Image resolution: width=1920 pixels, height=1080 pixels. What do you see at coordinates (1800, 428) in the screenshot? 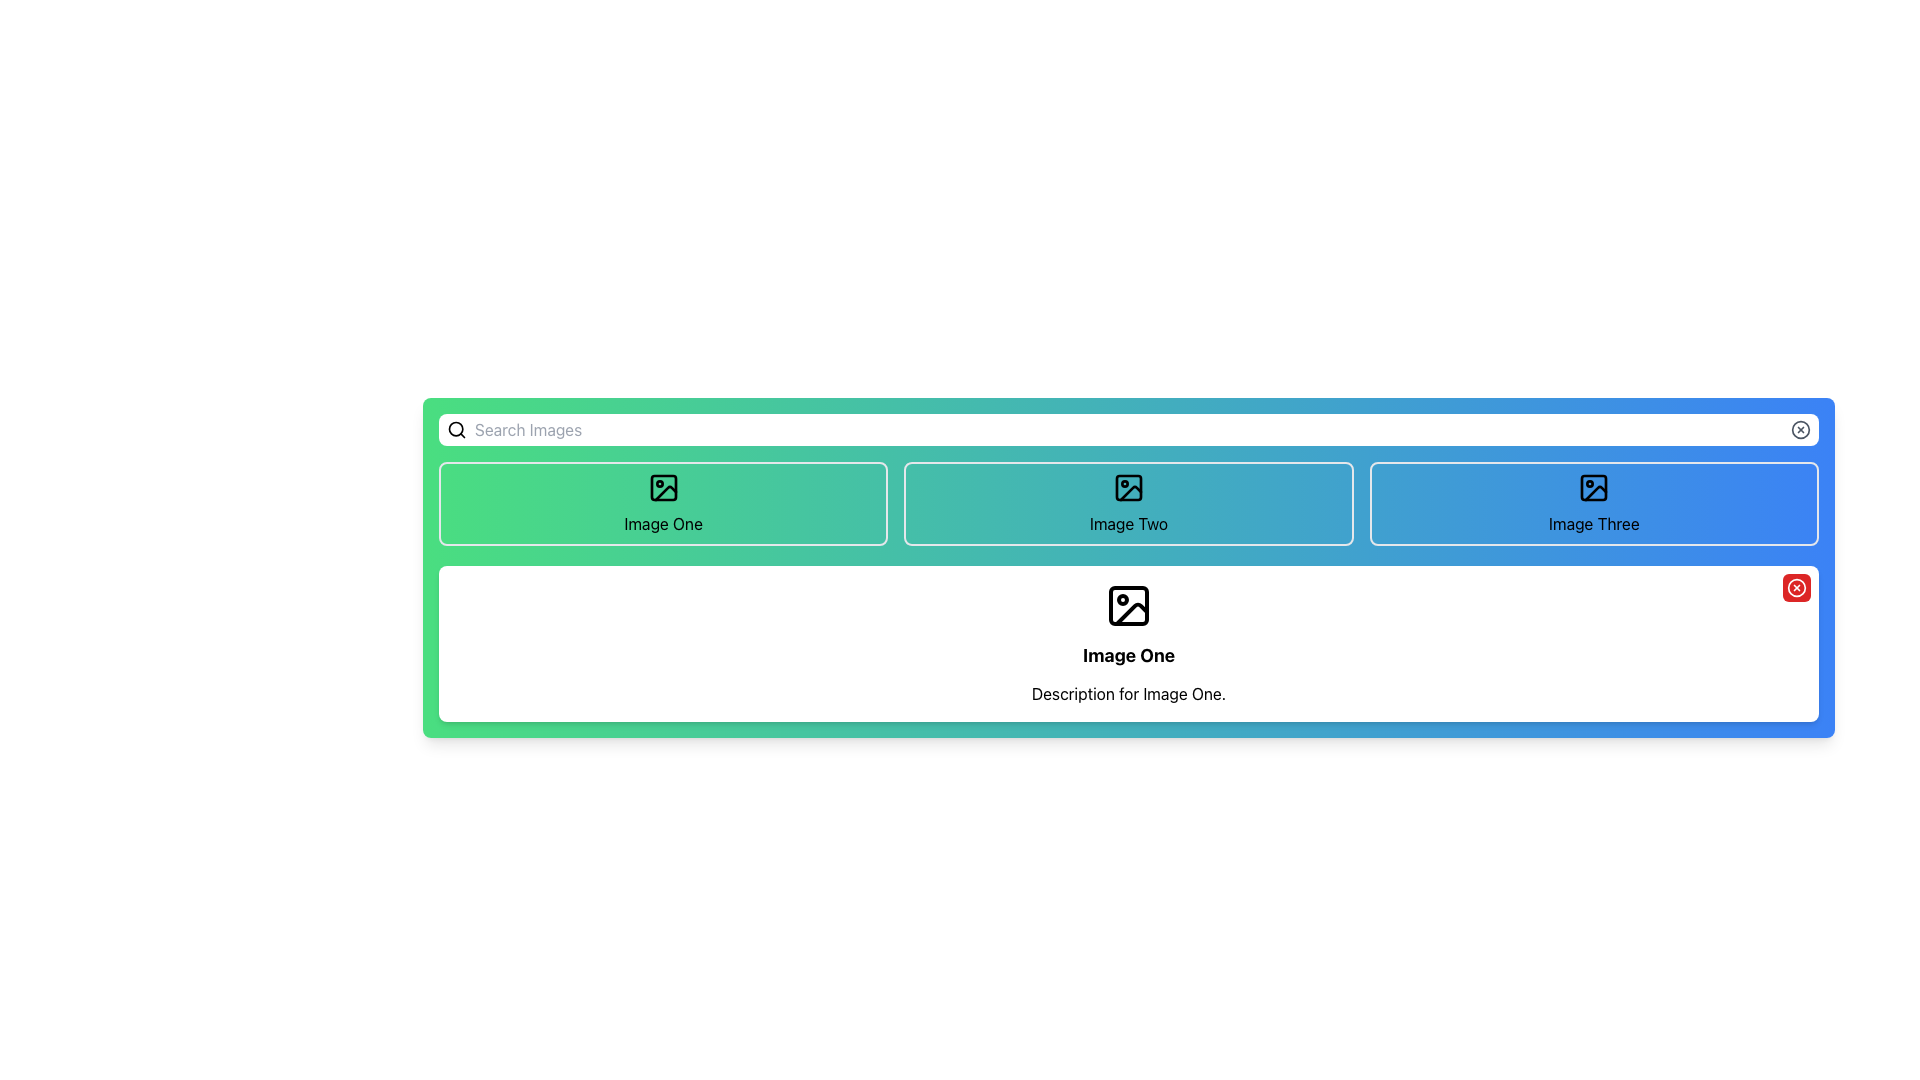
I see `the circular icon button located at the top-right edge of the interactive search bar` at bounding box center [1800, 428].